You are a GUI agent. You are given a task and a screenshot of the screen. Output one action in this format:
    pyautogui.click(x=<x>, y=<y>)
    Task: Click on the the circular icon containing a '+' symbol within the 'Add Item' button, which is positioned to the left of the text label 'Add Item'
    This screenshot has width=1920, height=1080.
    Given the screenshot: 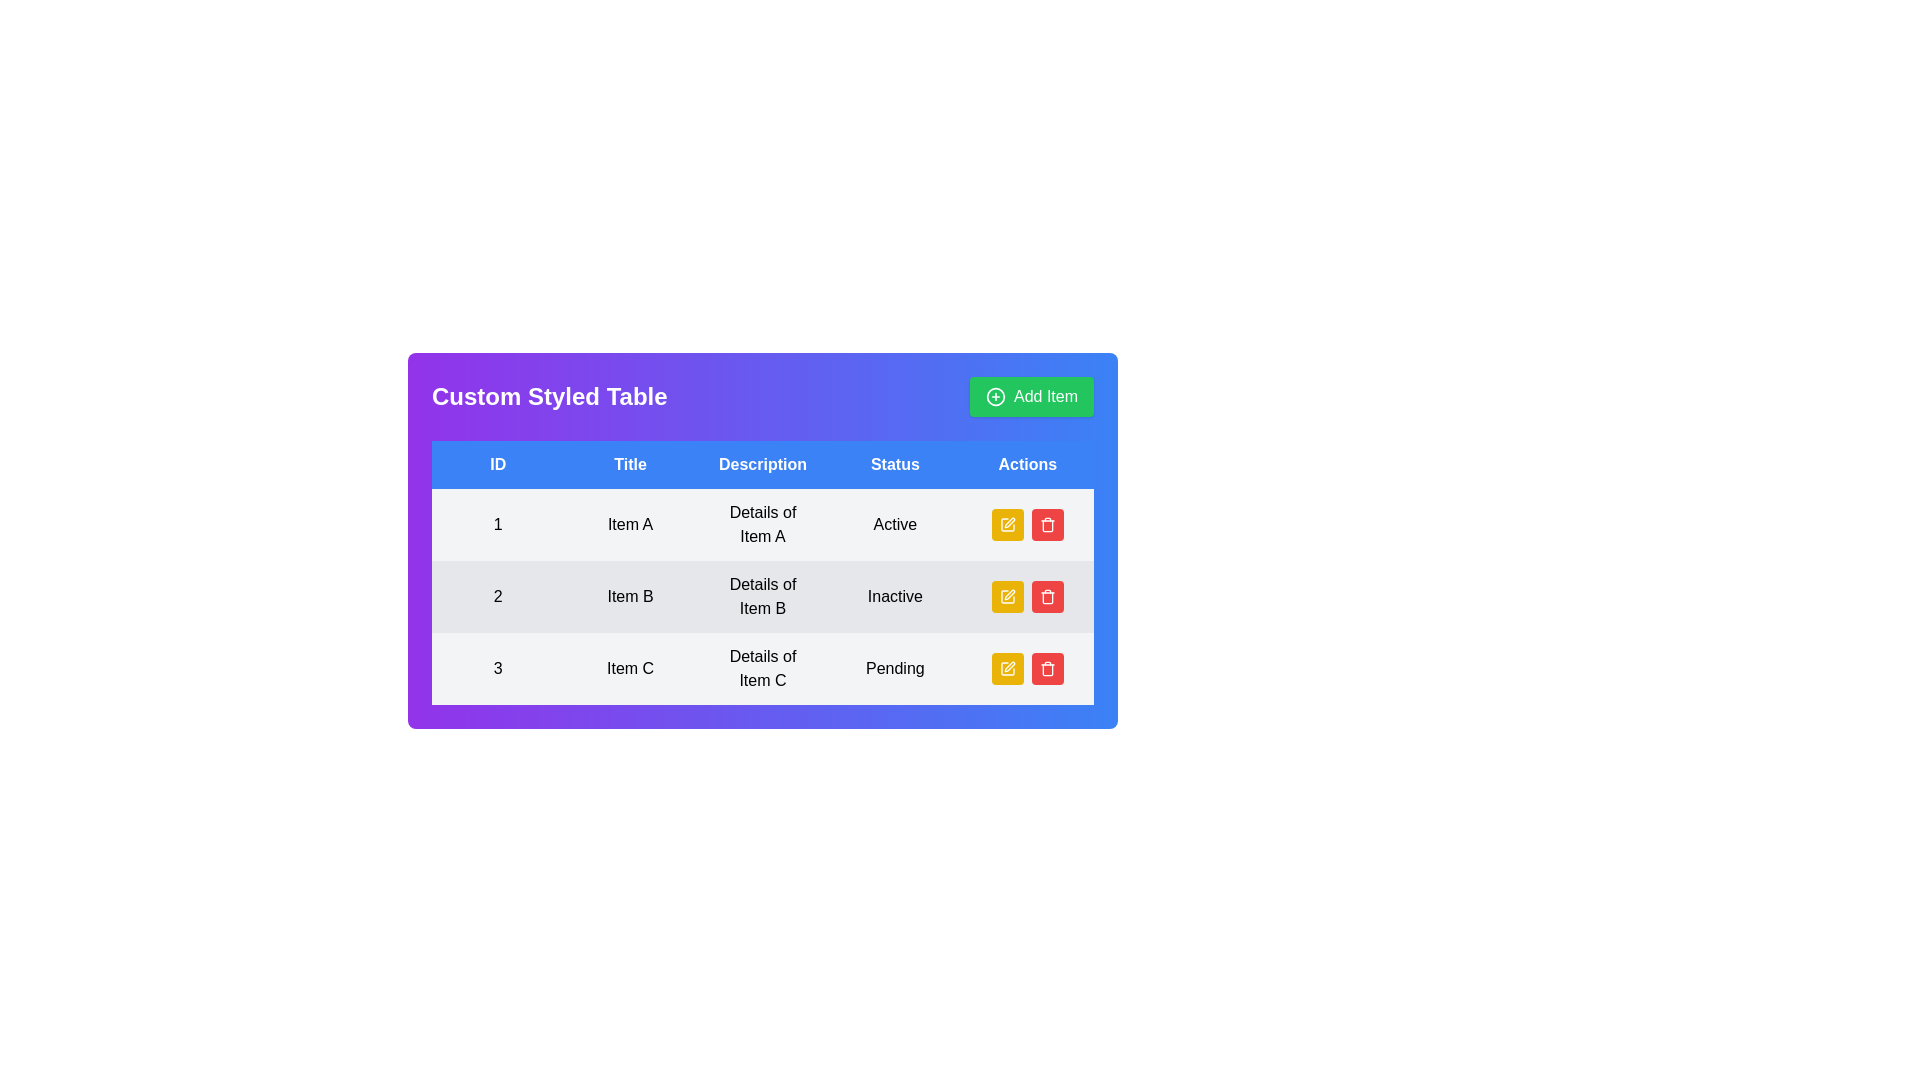 What is the action you would take?
    pyautogui.click(x=995, y=397)
    